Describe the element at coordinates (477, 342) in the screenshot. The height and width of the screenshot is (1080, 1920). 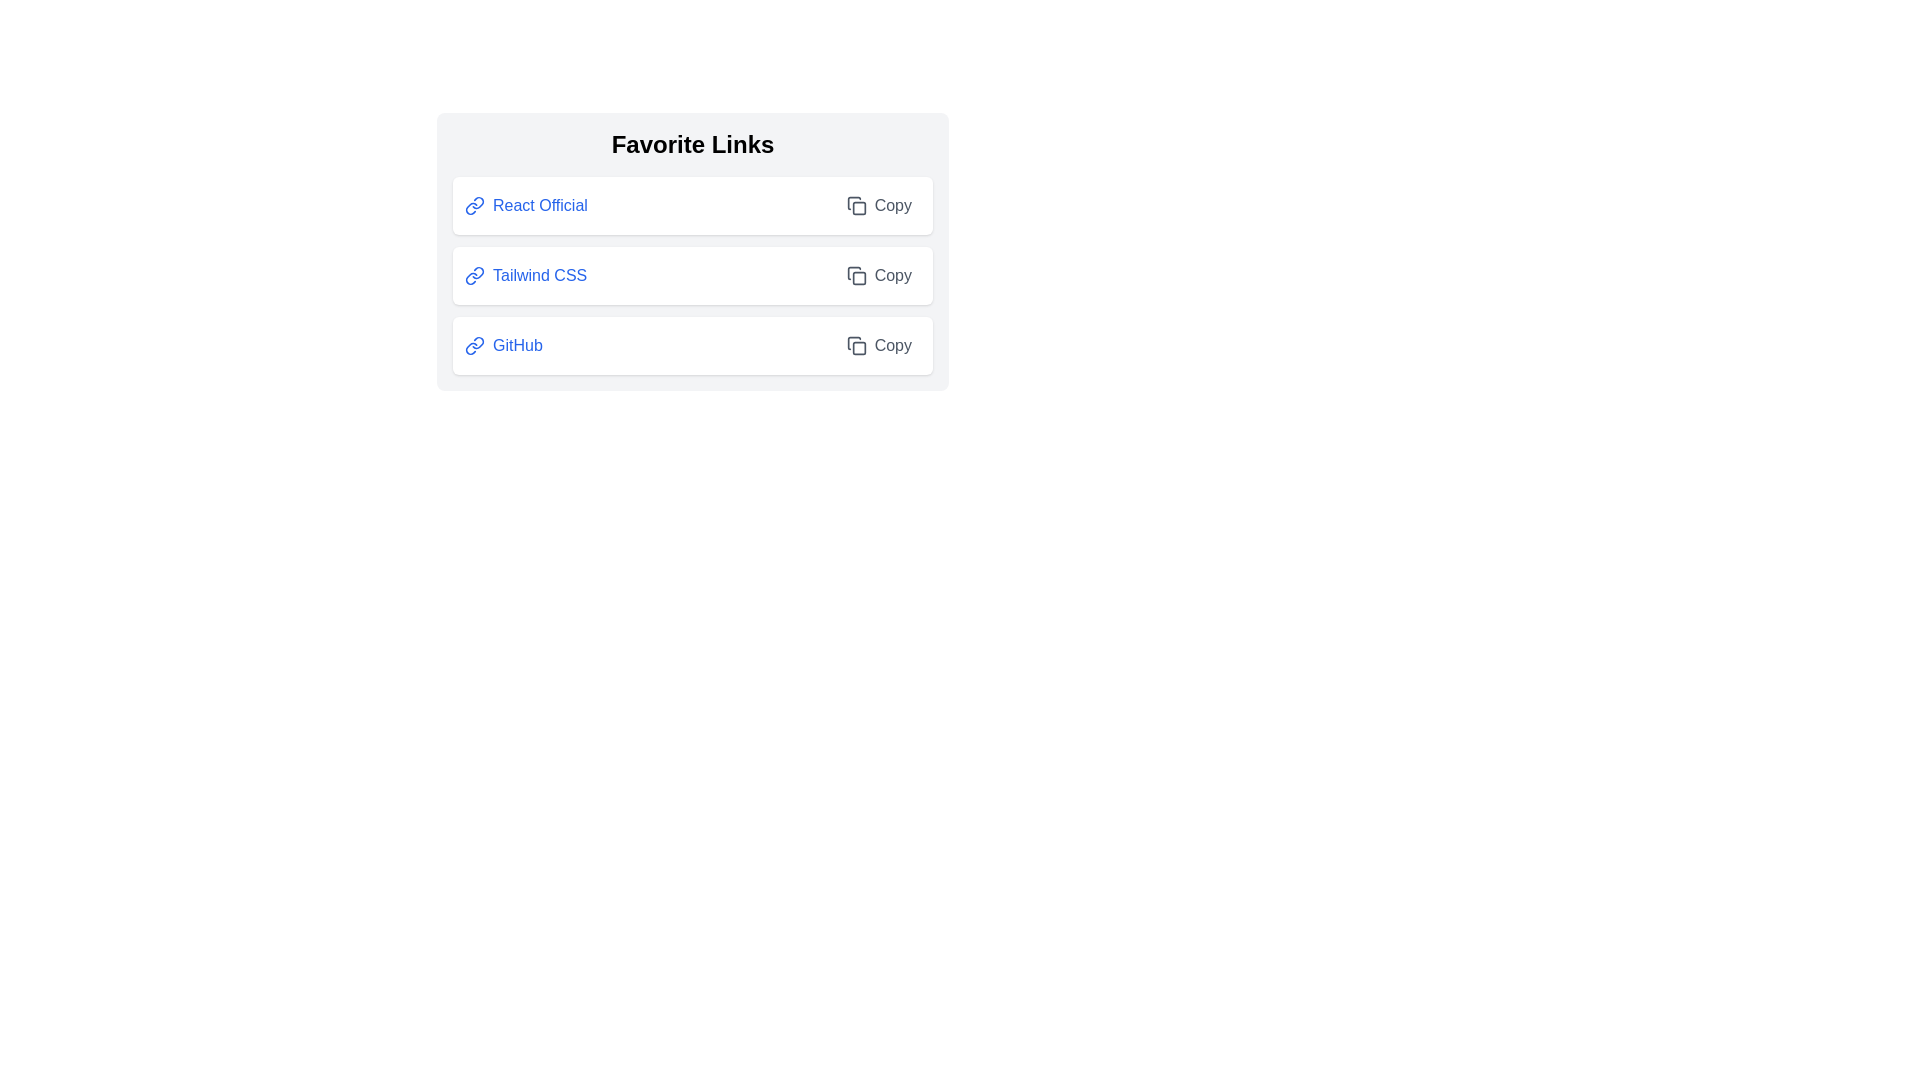
I see `the upper segment of the chain-like icon that symbolizes connectivity, located in the third row of the 'Favorite Links' section, to the left of the text 'GitHub'` at that location.